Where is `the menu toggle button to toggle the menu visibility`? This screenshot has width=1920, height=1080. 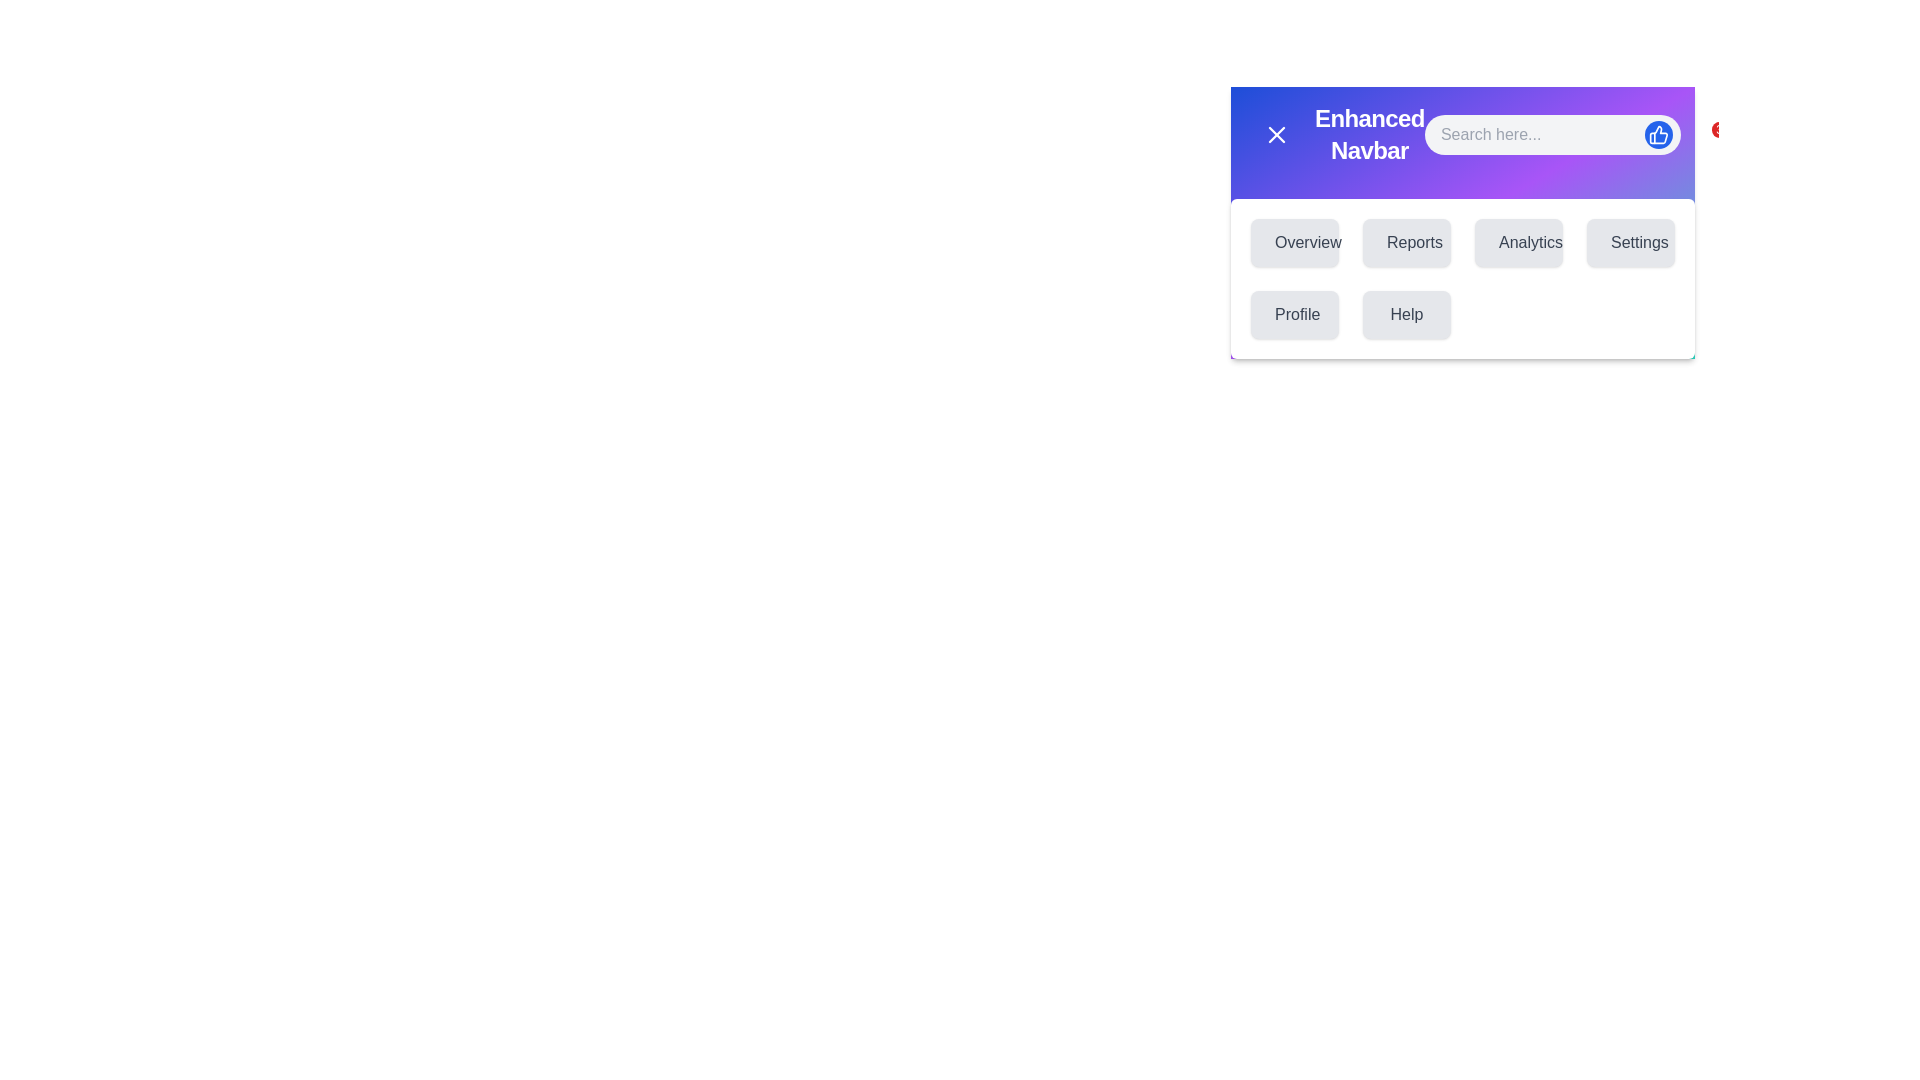
the menu toggle button to toggle the menu visibility is located at coordinates (1275, 135).